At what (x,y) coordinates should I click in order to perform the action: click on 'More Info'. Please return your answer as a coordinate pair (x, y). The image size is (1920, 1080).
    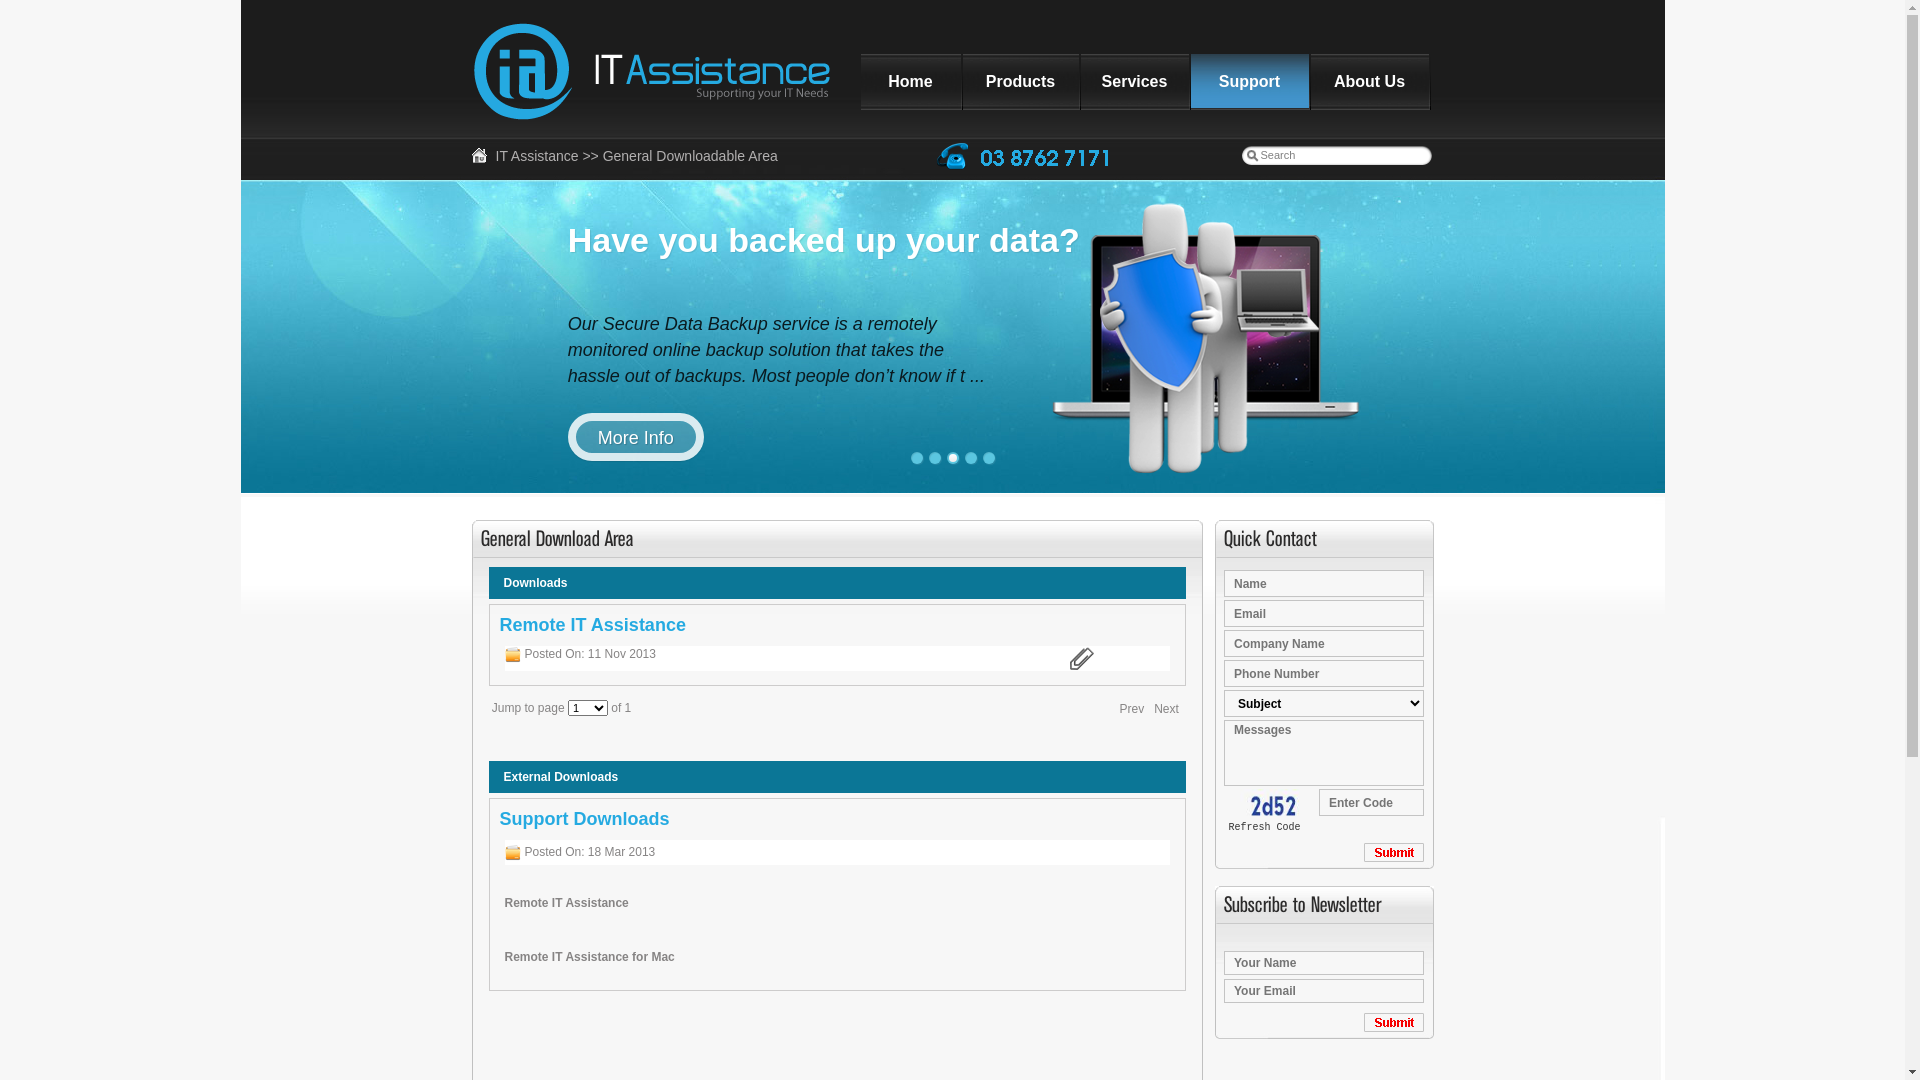
    Looking at the image, I should click on (634, 435).